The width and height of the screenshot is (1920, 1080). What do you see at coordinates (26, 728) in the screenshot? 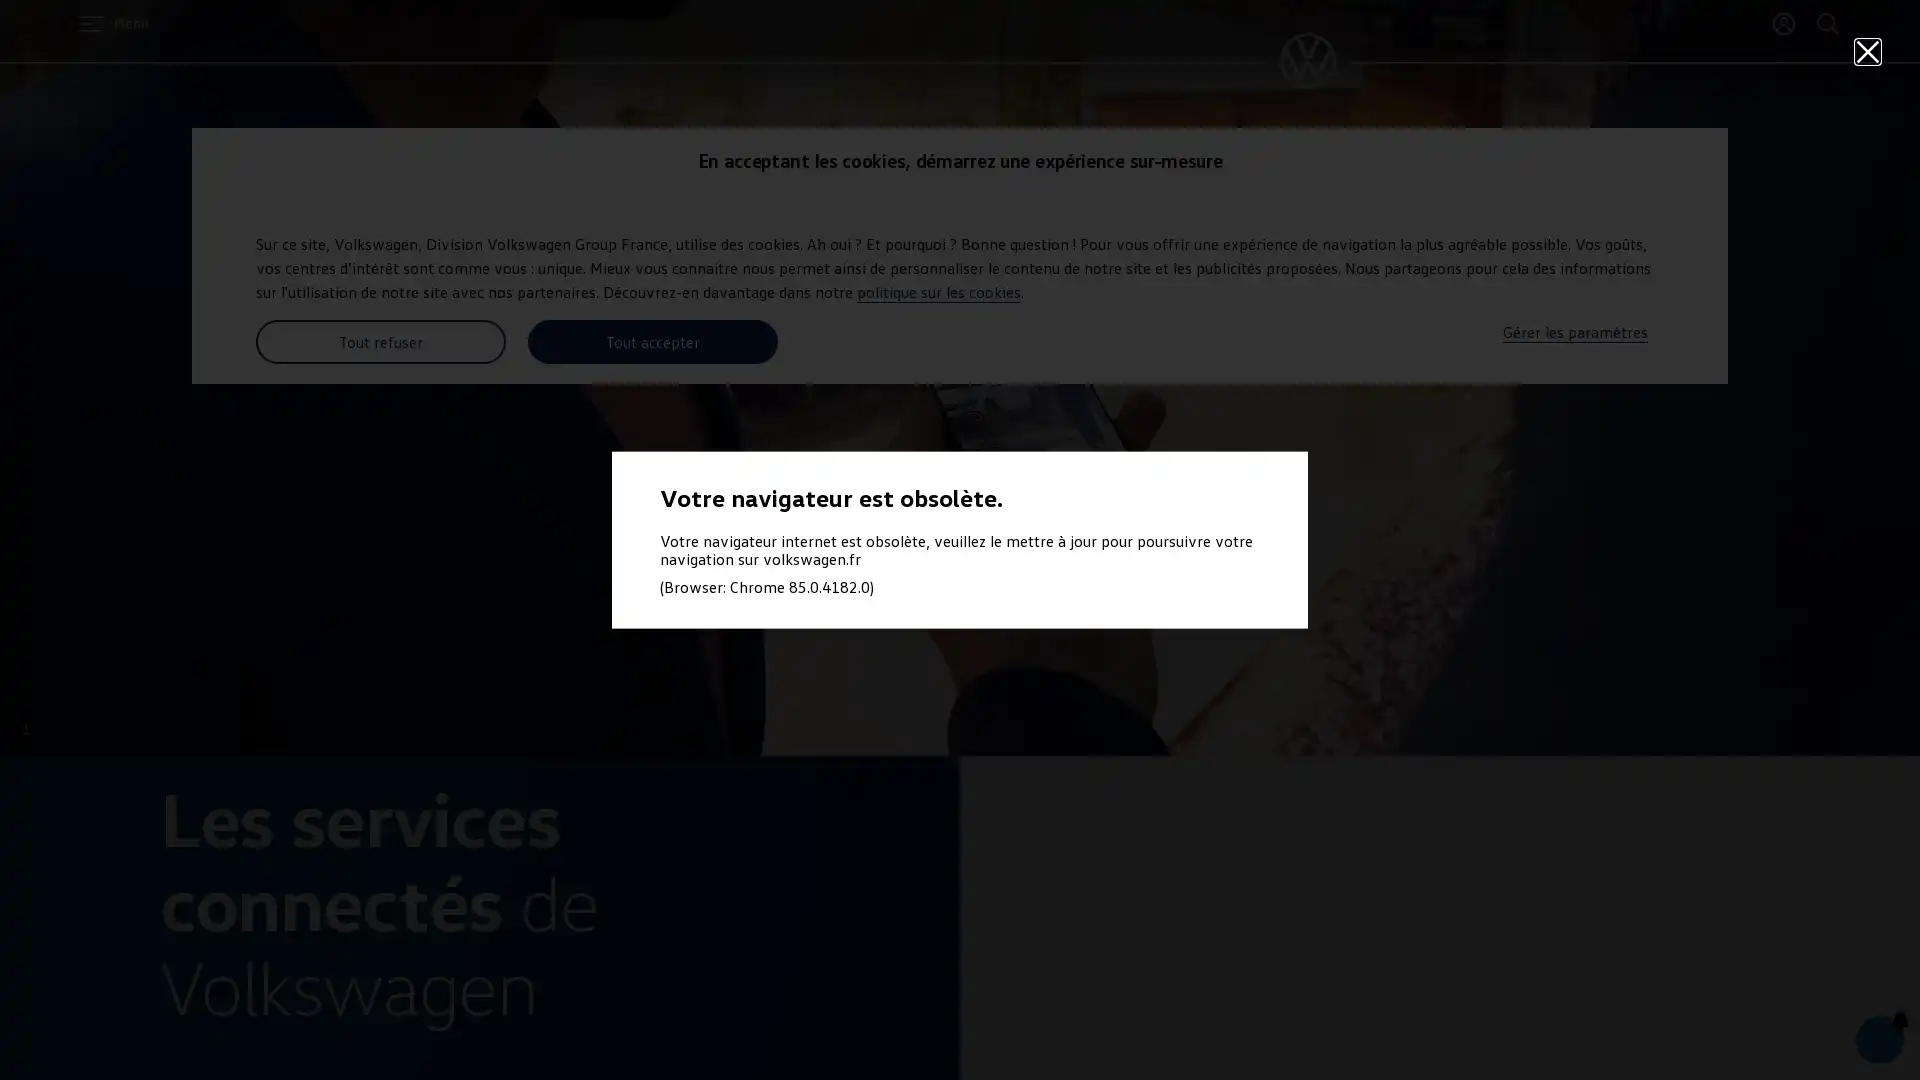
I see `Afficher le numero de non-responsabilite 1` at bounding box center [26, 728].